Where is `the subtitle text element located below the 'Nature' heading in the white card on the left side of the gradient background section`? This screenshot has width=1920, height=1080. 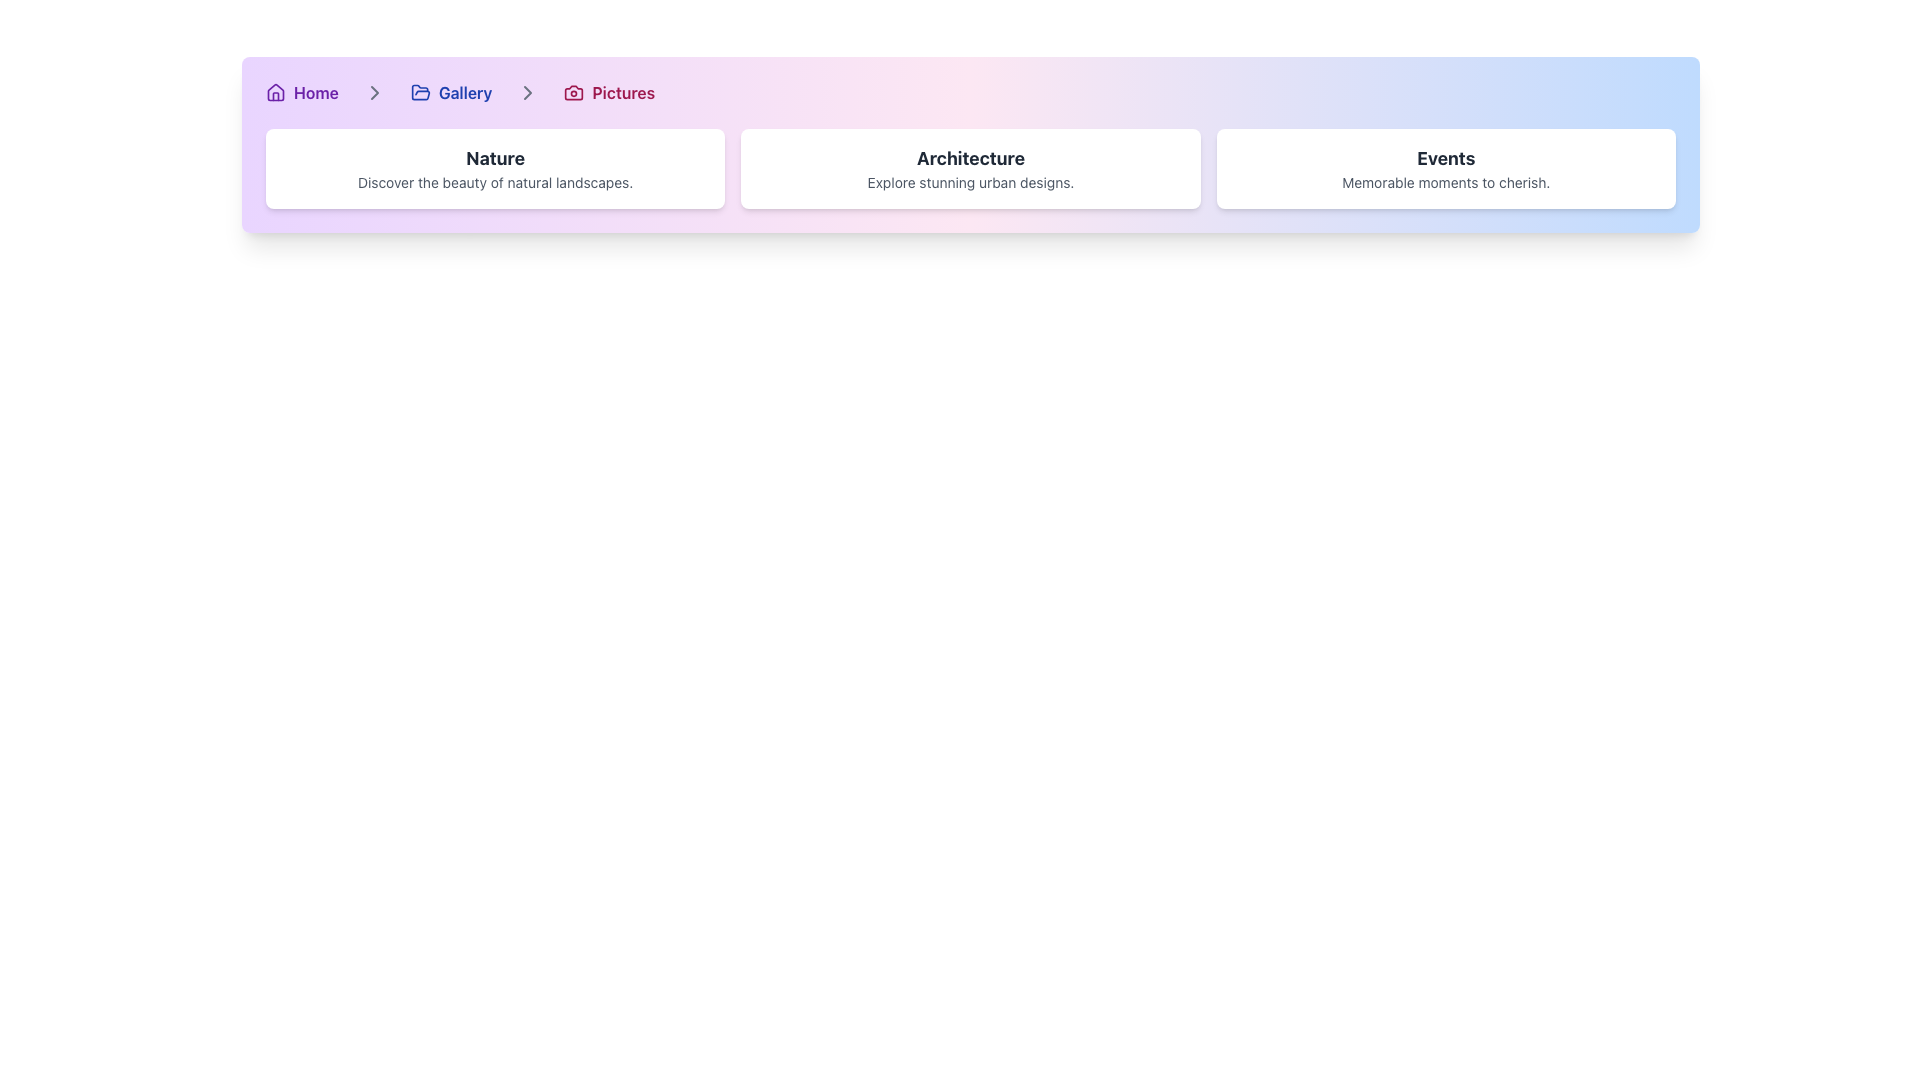
the subtitle text element located below the 'Nature' heading in the white card on the left side of the gradient background section is located at coordinates (495, 182).